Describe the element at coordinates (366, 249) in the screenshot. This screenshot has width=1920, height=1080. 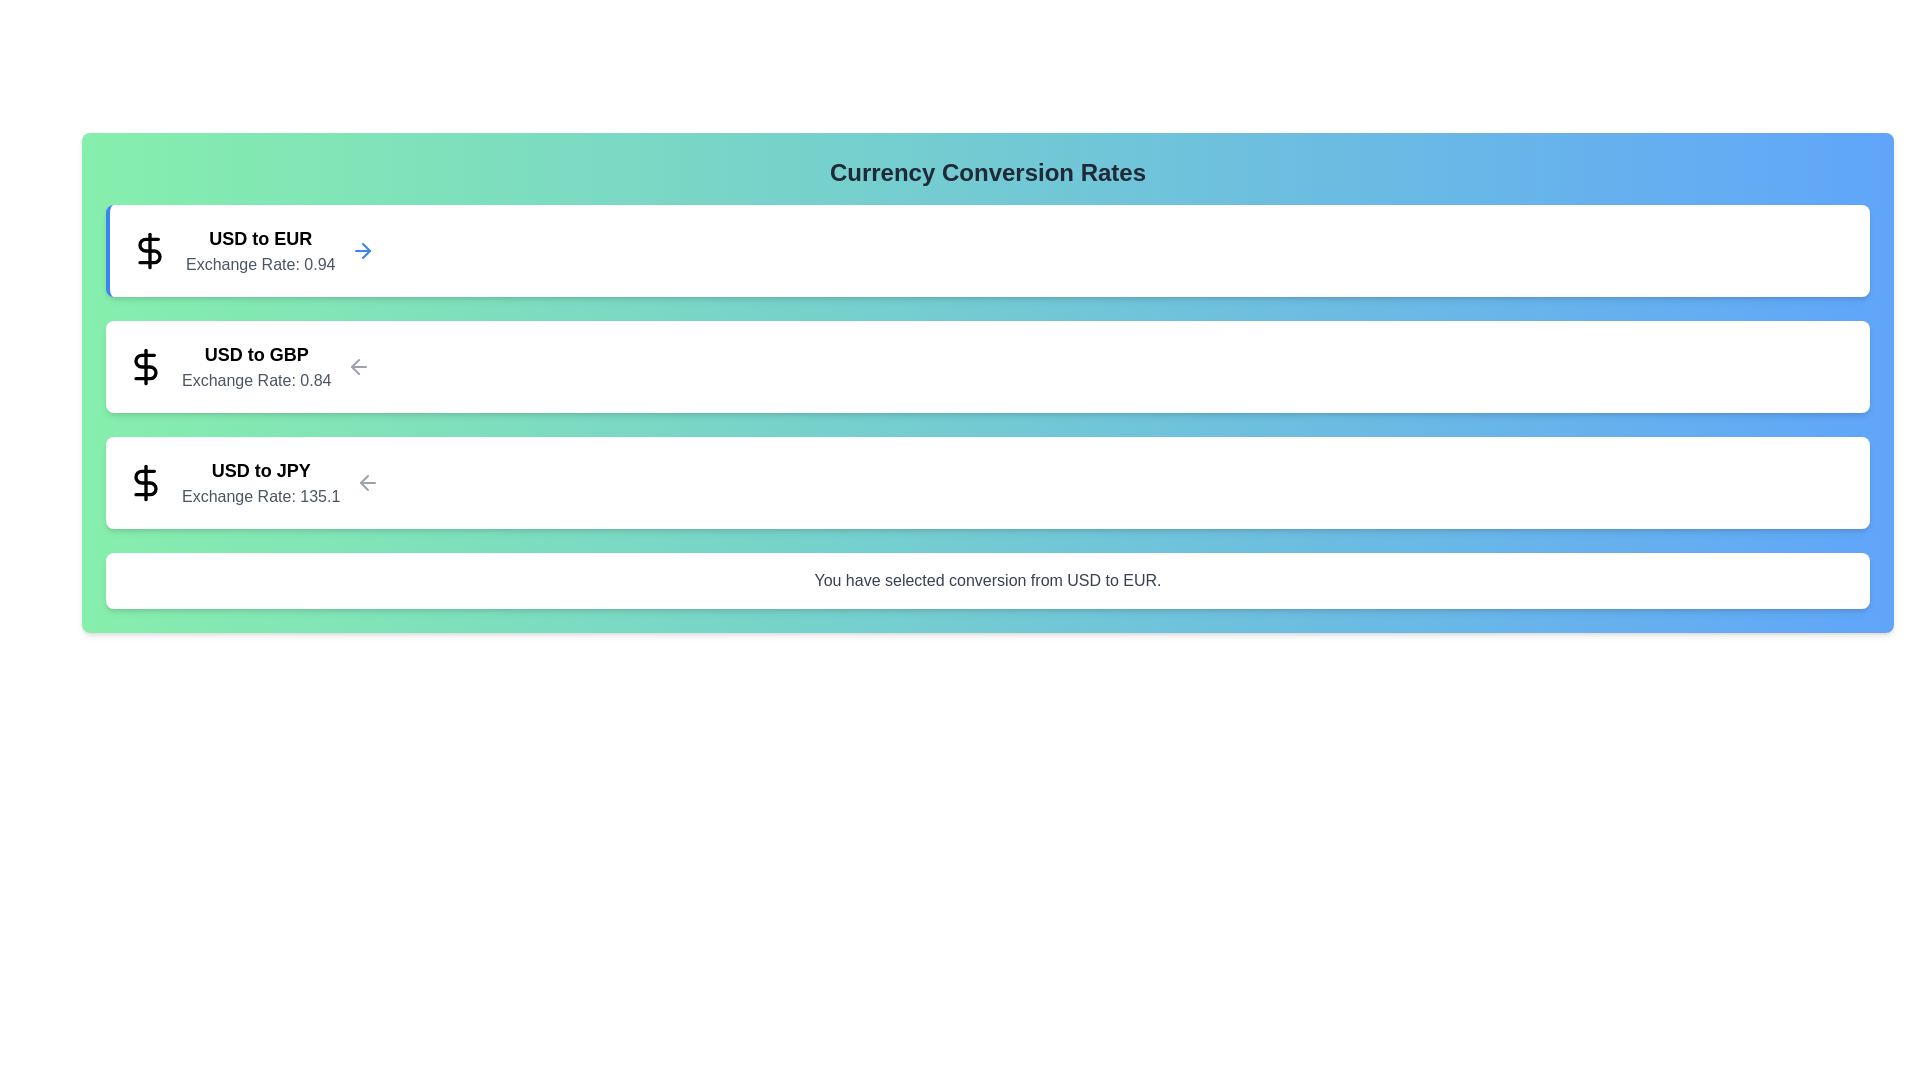
I see `the right-pointing arrow icon within the SVG graphic associated with the 'USD to EUR' conversion row to proceed or navigate` at that location.